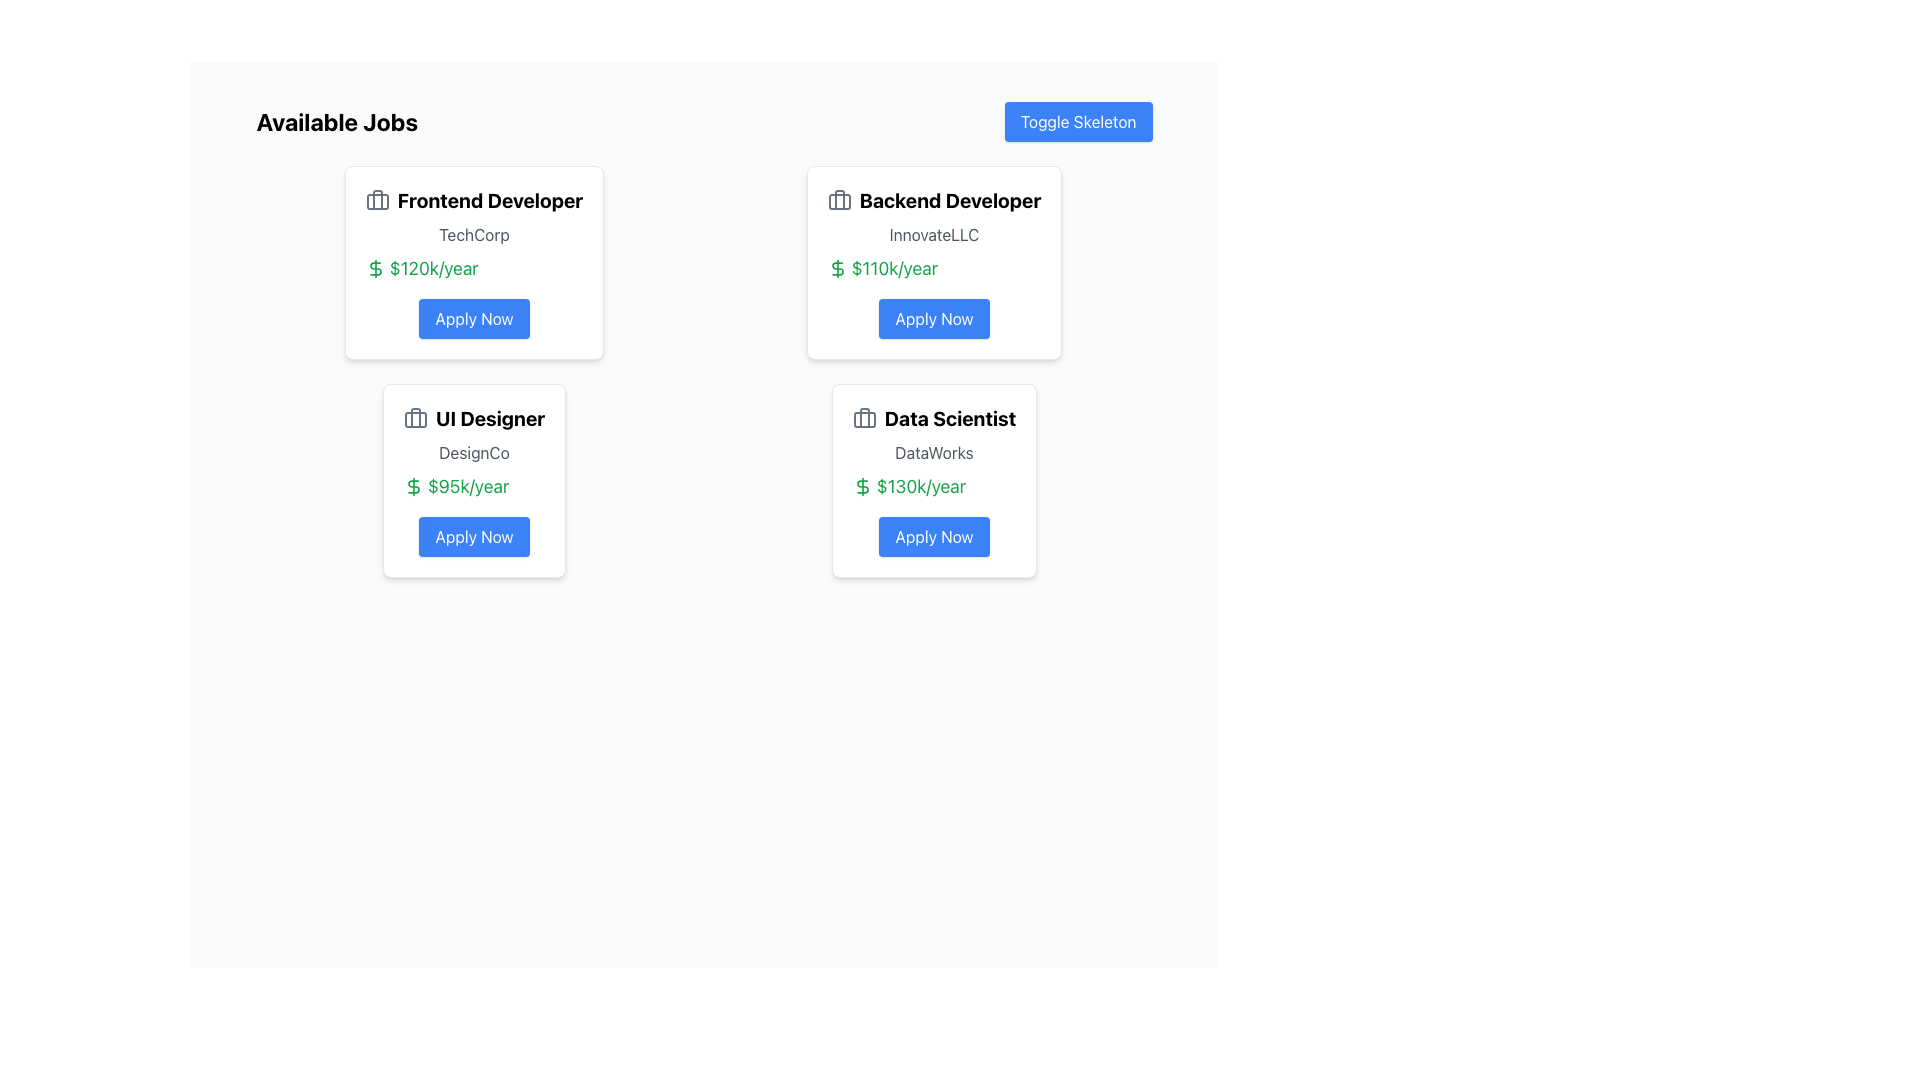 This screenshot has height=1080, width=1920. What do you see at coordinates (375, 268) in the screenshot?
I see `the dollar icon representing salary potential in the 'Frontend Developer' job card located at the upper left corner next to the salary text ('$120k/year')` at bounding box center [375, 268].